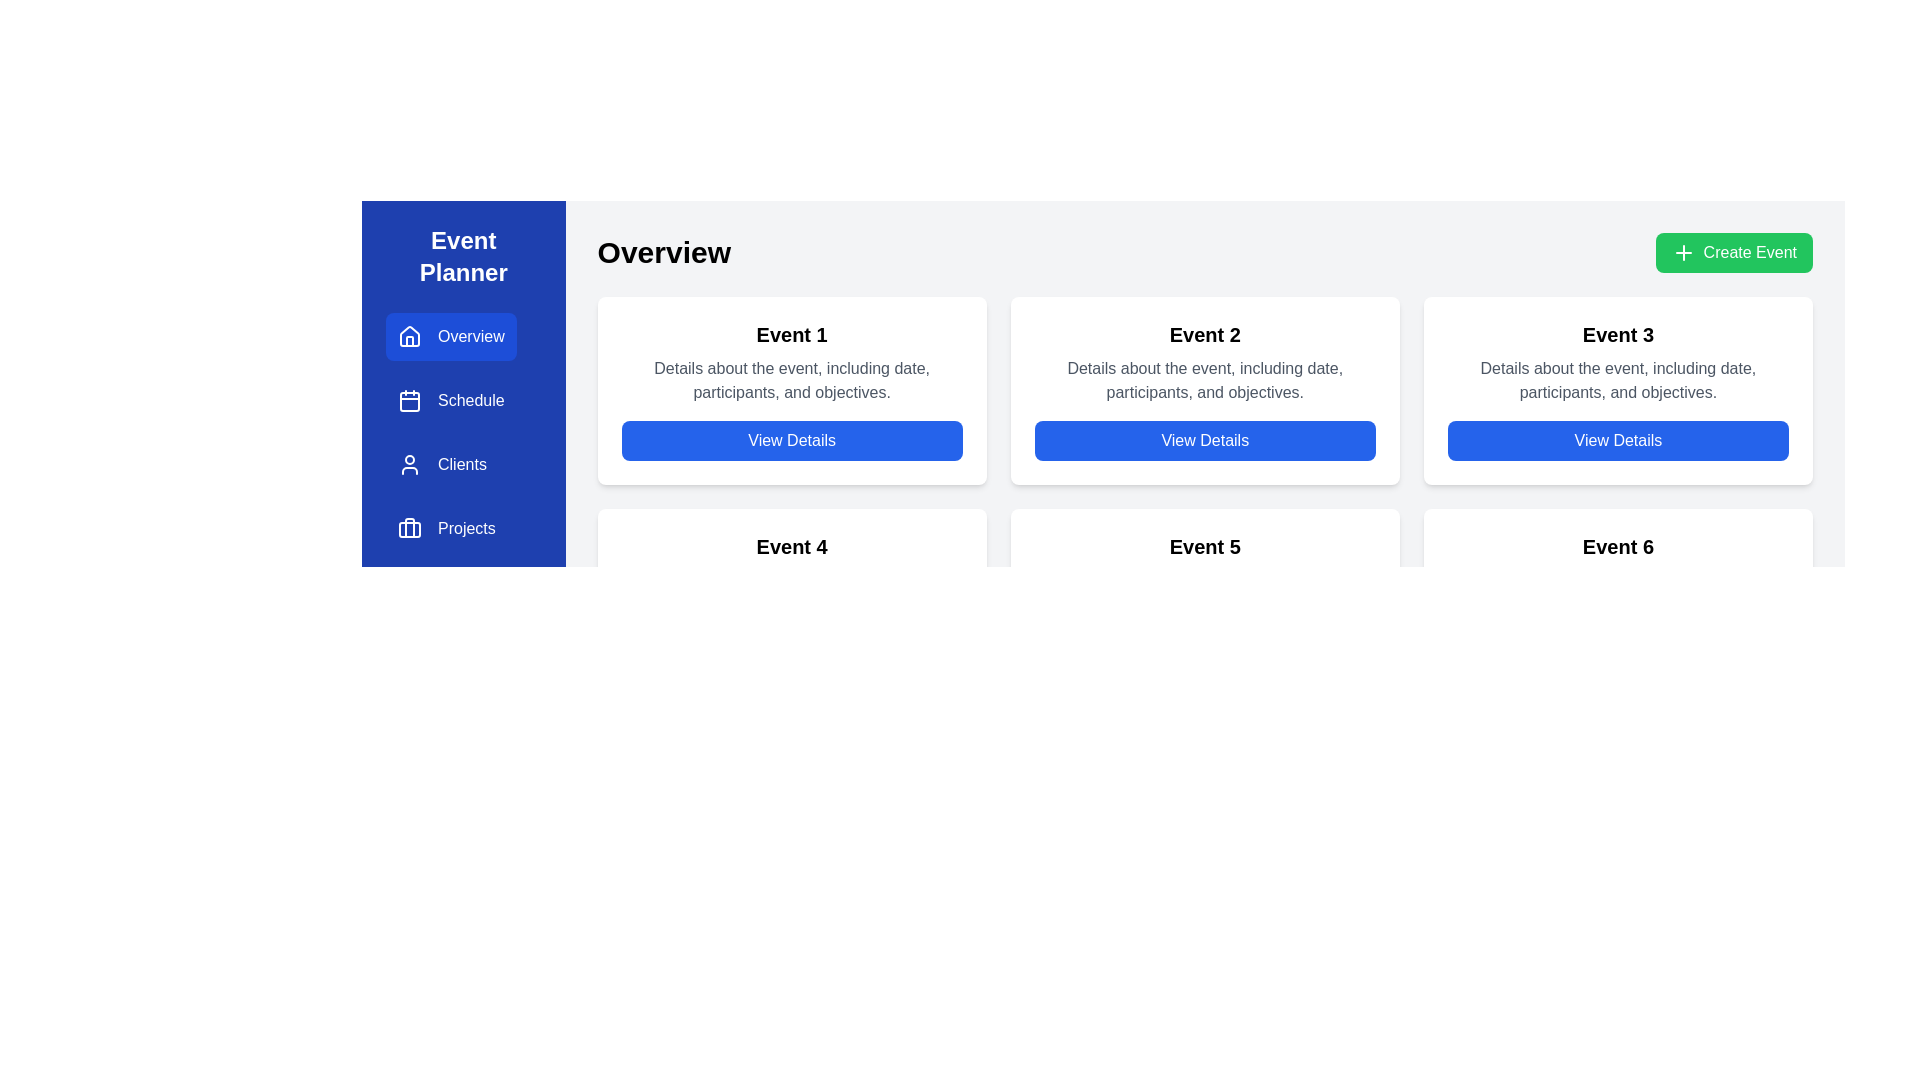 The width and height of the screenshot is (1920, 1080). Describe the element at coordinates (408, 335) in the screenshot. I see `the 'home' icon located in the sidebar navigation panel next to the 'Overview' label` at that location.